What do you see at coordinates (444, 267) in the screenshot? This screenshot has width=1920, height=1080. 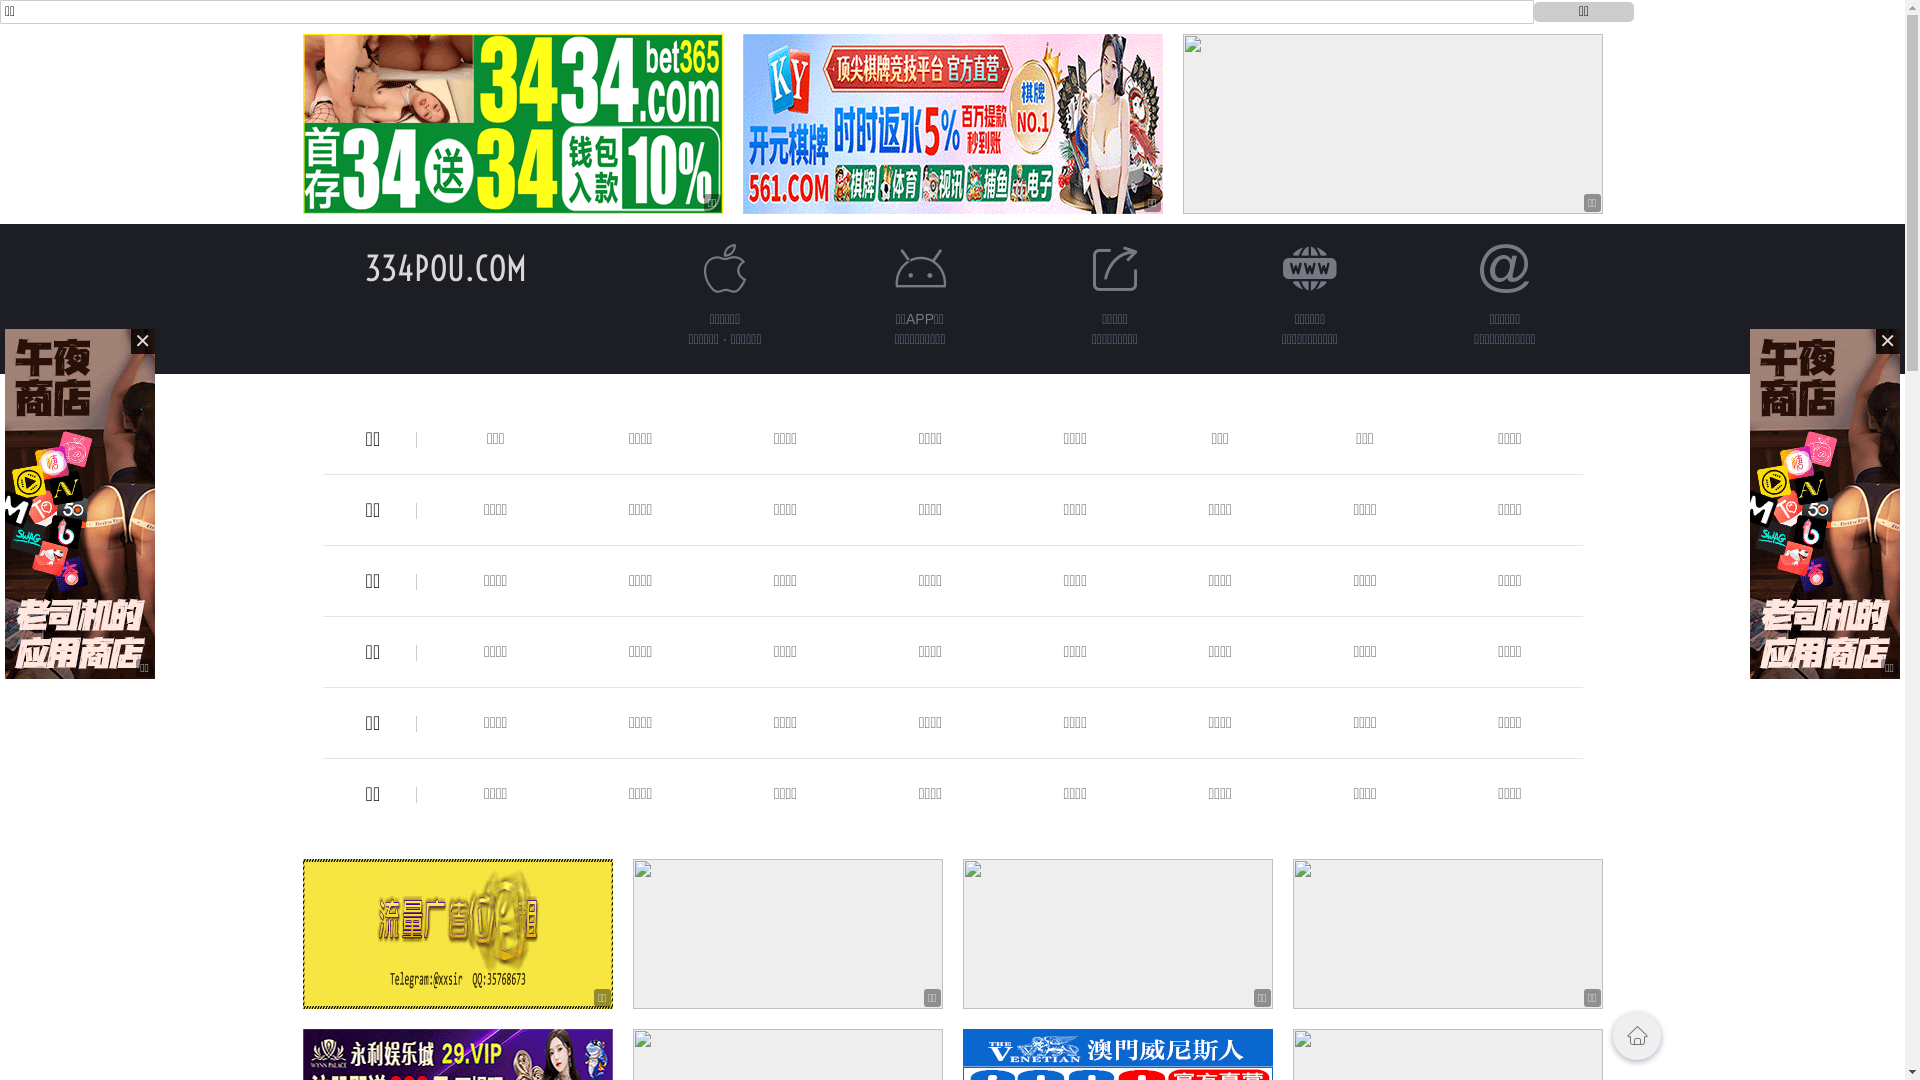 I see `'334POU.COM'` at bounding box center [444, 267].